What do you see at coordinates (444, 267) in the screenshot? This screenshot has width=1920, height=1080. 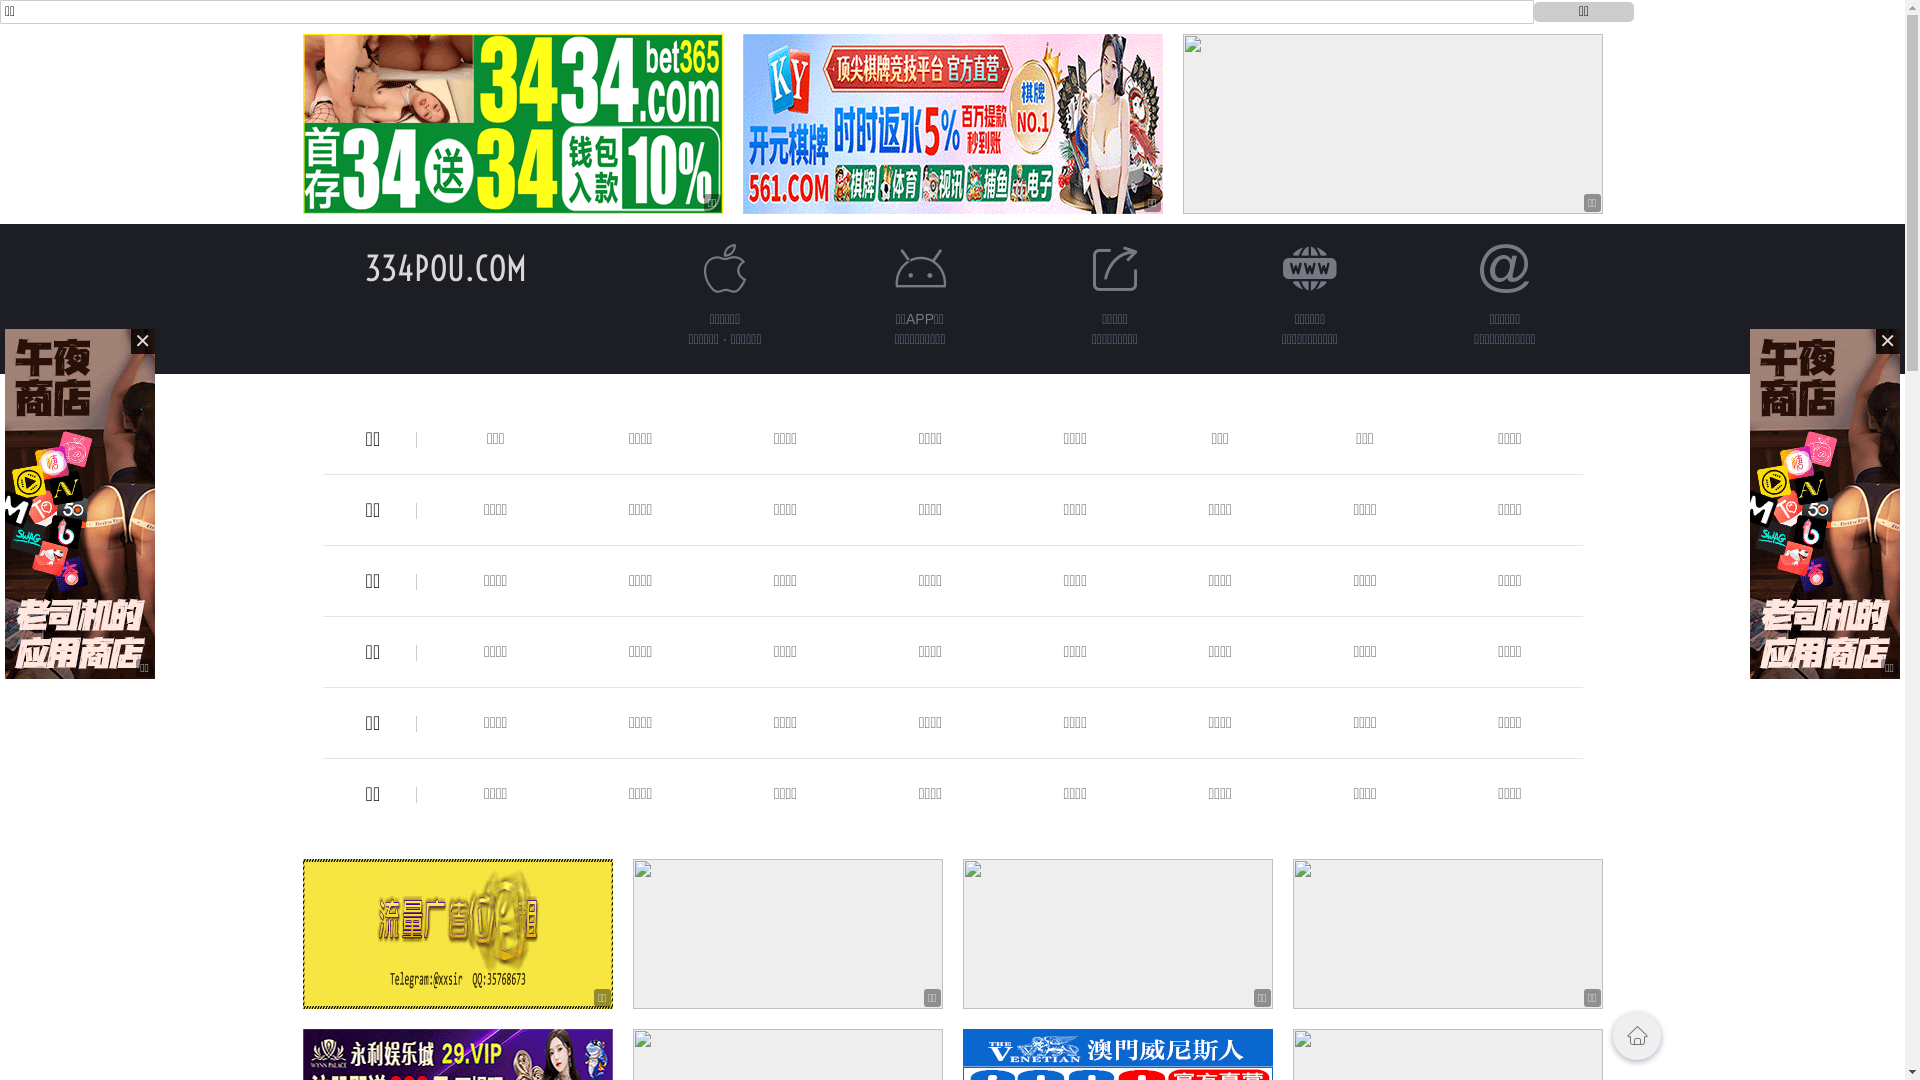 I see `'334POU.COM'` at bounding box center [444, 267].